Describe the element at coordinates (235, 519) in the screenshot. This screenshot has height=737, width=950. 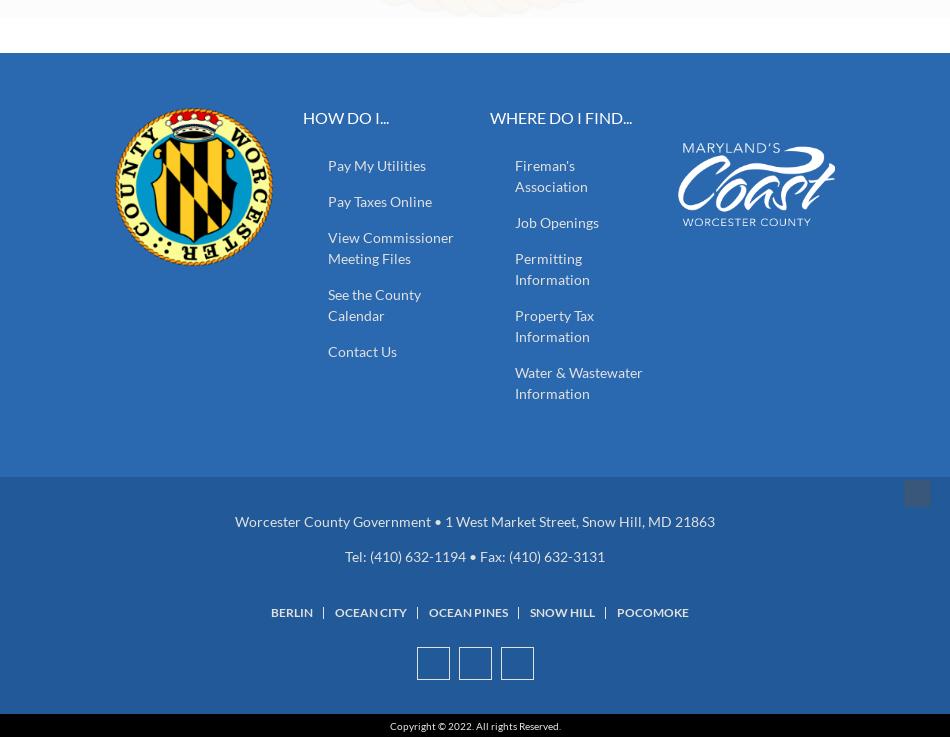
I see `'Worcester County Government • 1 West Market Street, Snow Hill, MD 21863'` at that location.